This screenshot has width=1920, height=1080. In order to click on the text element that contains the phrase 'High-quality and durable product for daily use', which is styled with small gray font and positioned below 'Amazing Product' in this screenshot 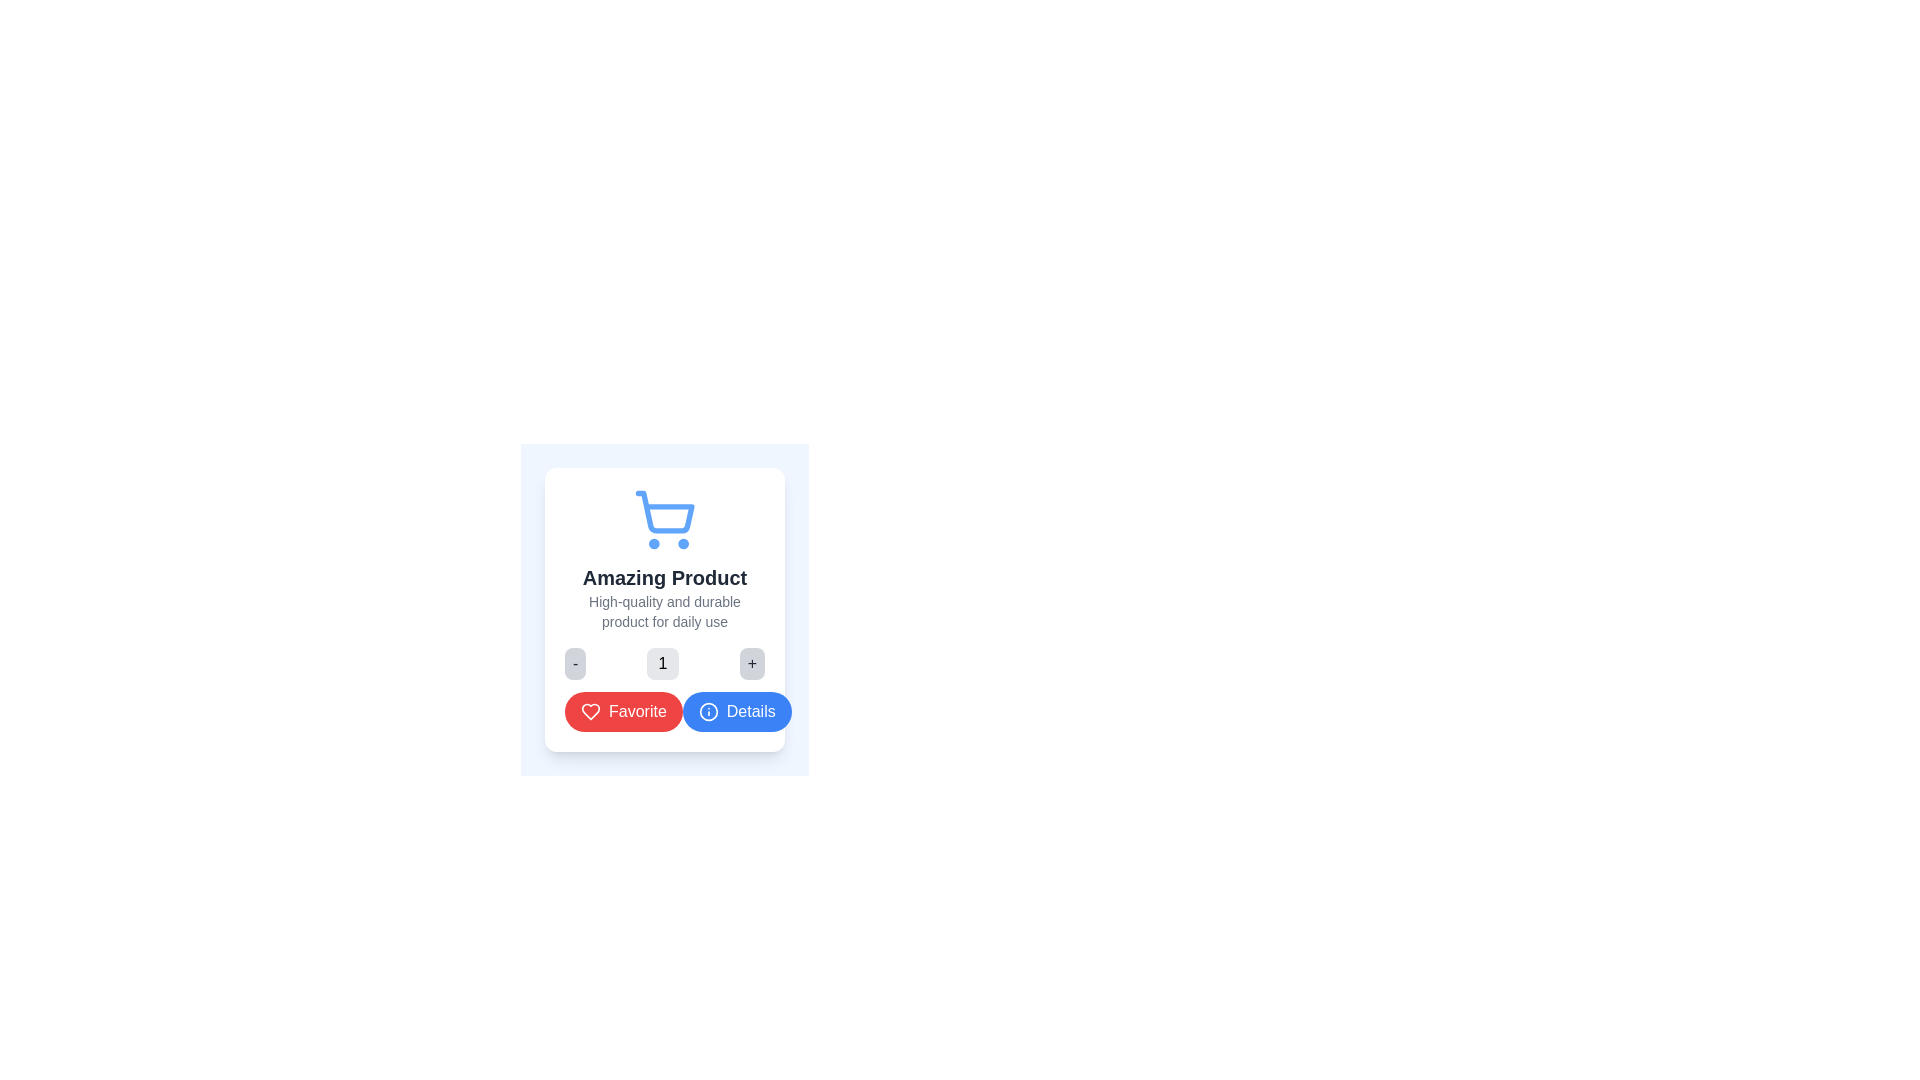, I will do `click(665, 611)`.